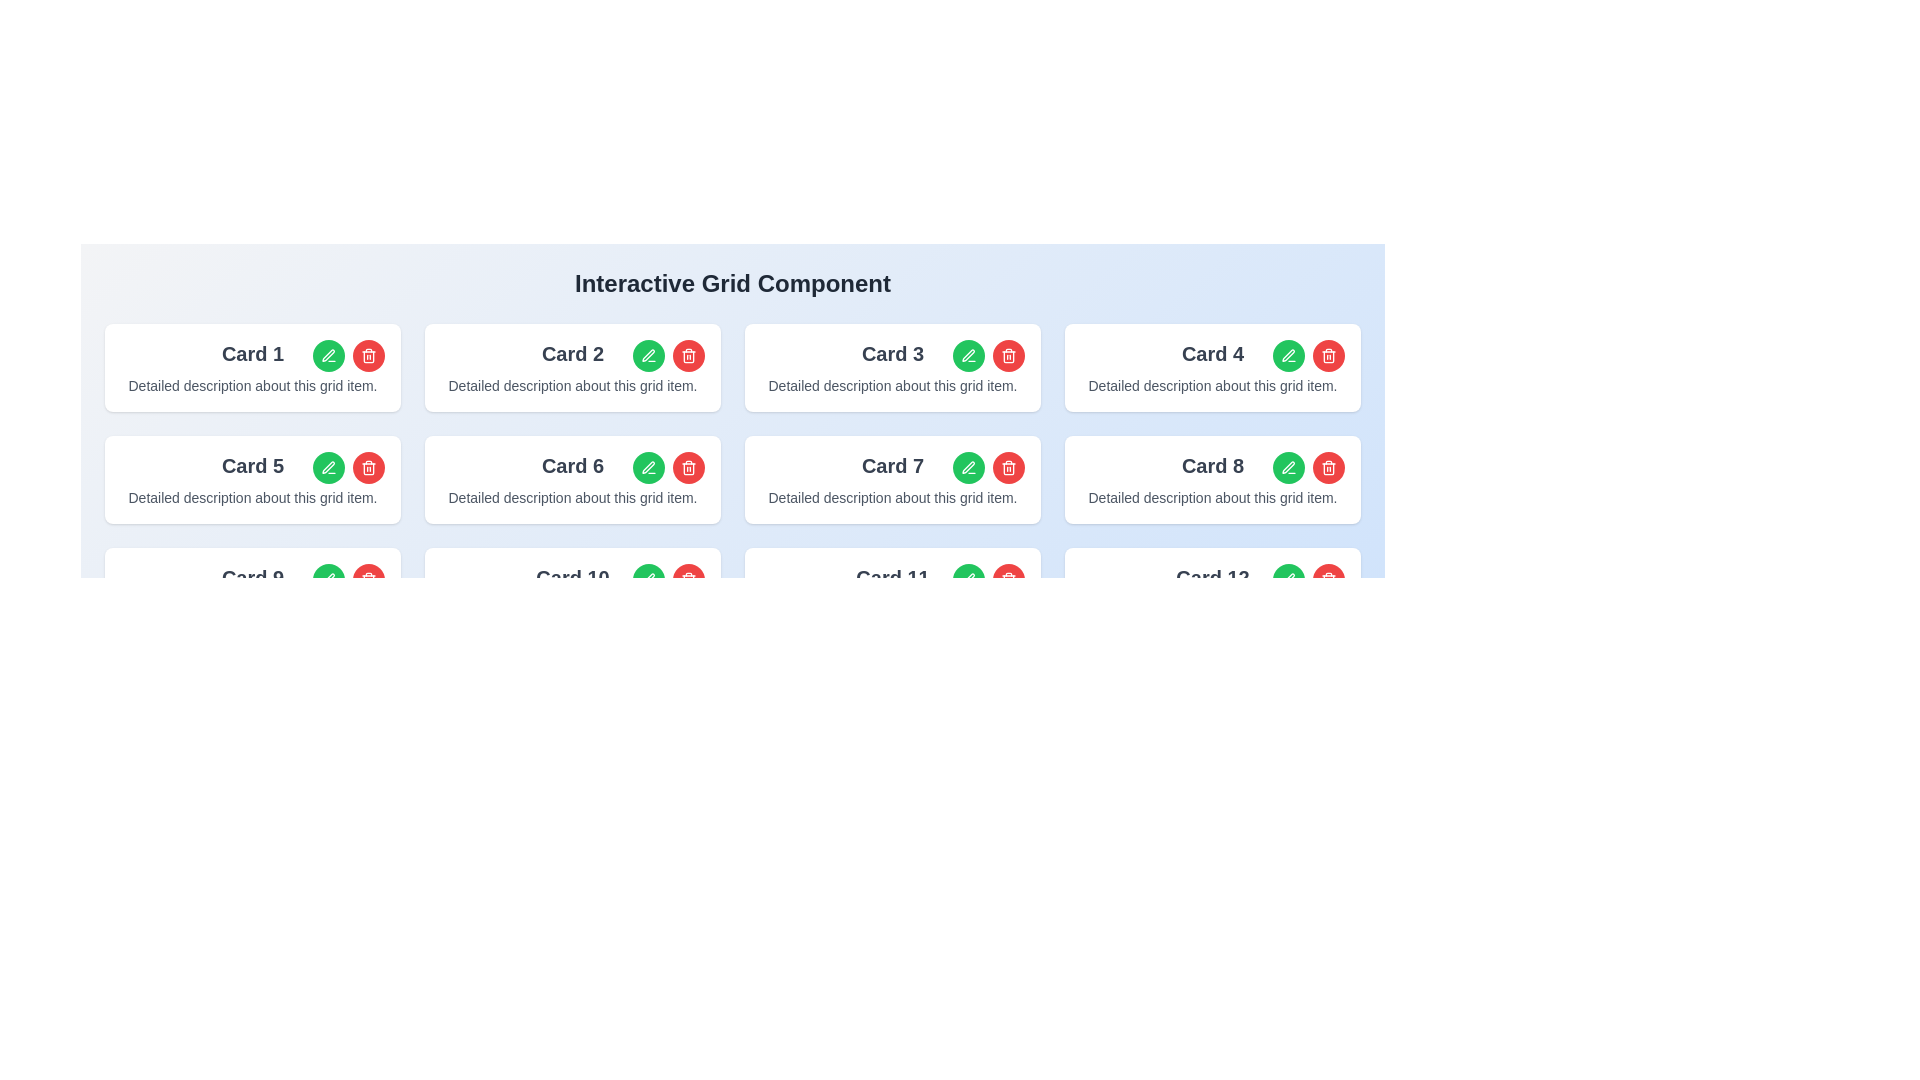 This screenshot has height=1080, width=1920. What do you see at coordinates (571, 385) in the screenshot?
I see `the static text component located below the main title of 'Card 2' in the grid layout, which provides contextual information about the card item` at bounding box center [571, 385].